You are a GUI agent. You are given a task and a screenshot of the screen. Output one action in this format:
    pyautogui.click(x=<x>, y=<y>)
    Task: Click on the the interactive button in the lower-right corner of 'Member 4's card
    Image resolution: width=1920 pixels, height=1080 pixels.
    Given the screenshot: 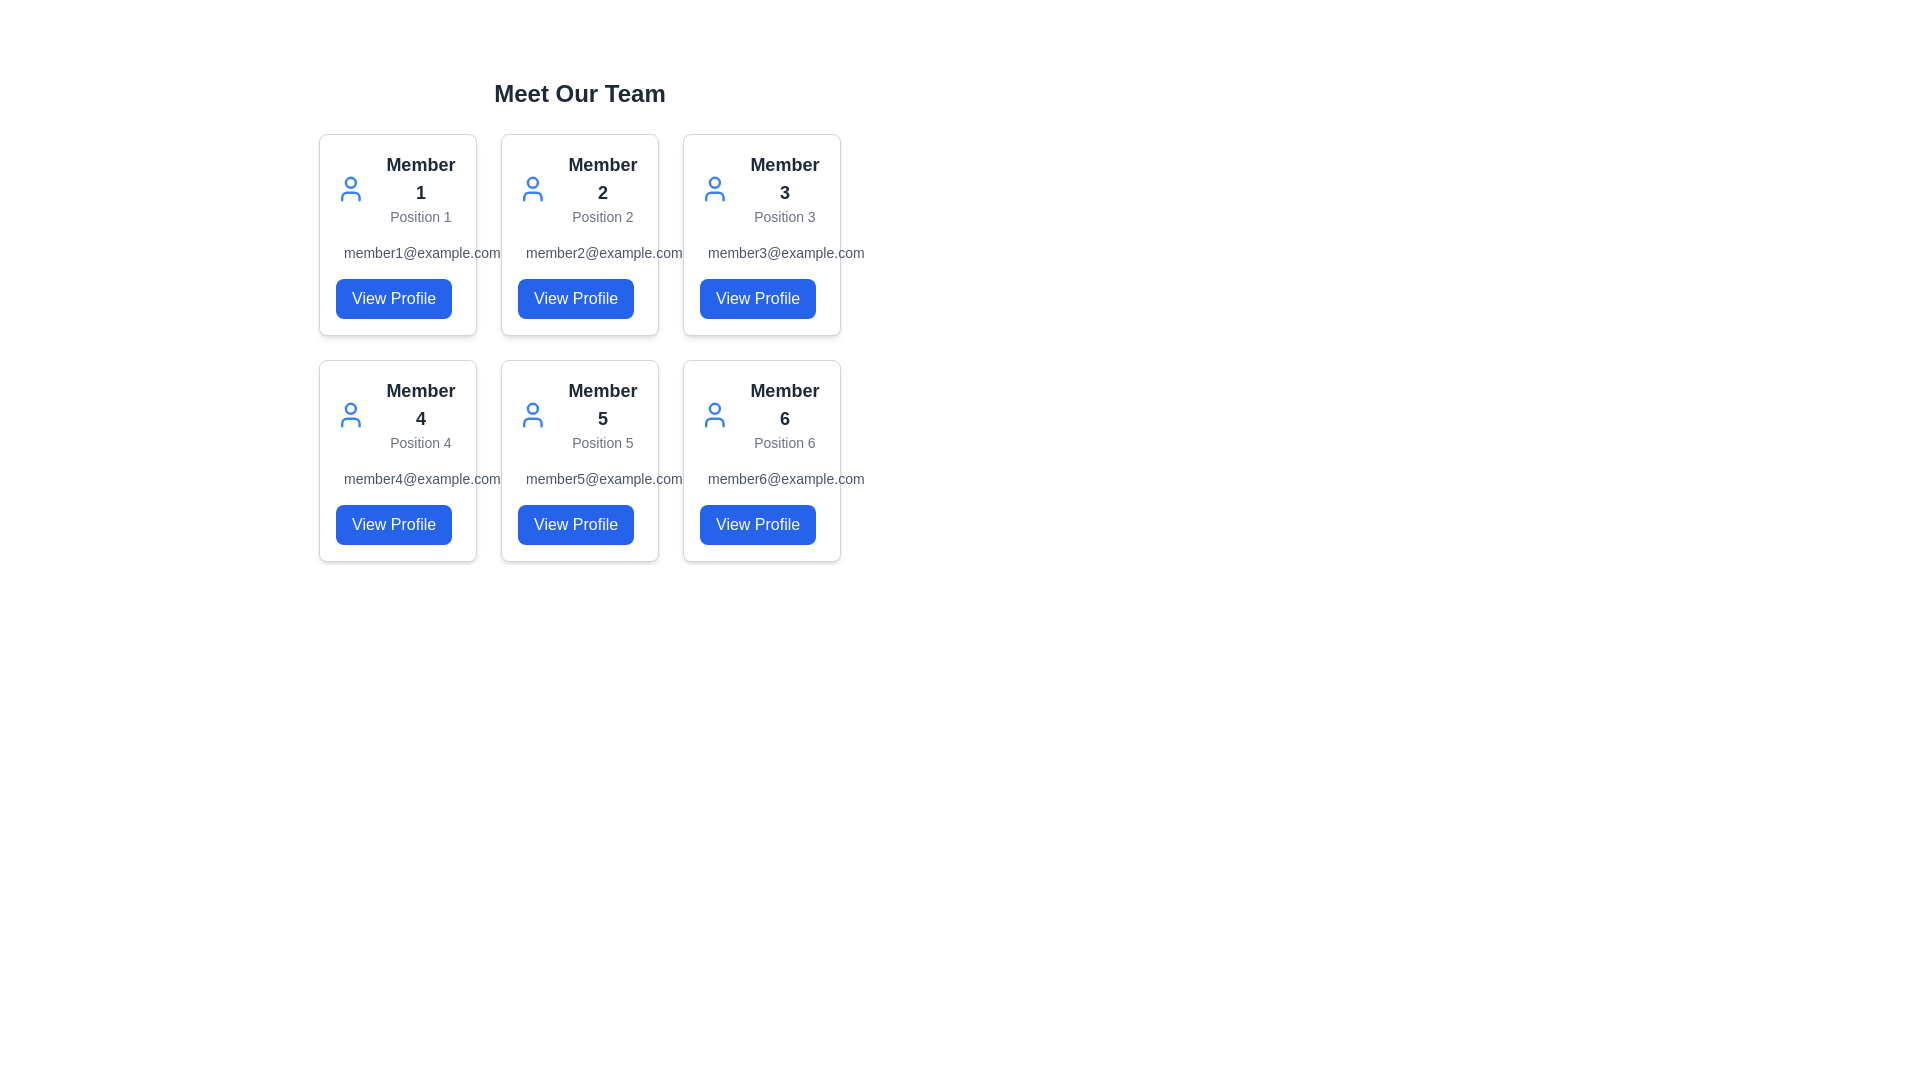 What is the action you would take?
    pyautogui.click(x=394, y=523)
    